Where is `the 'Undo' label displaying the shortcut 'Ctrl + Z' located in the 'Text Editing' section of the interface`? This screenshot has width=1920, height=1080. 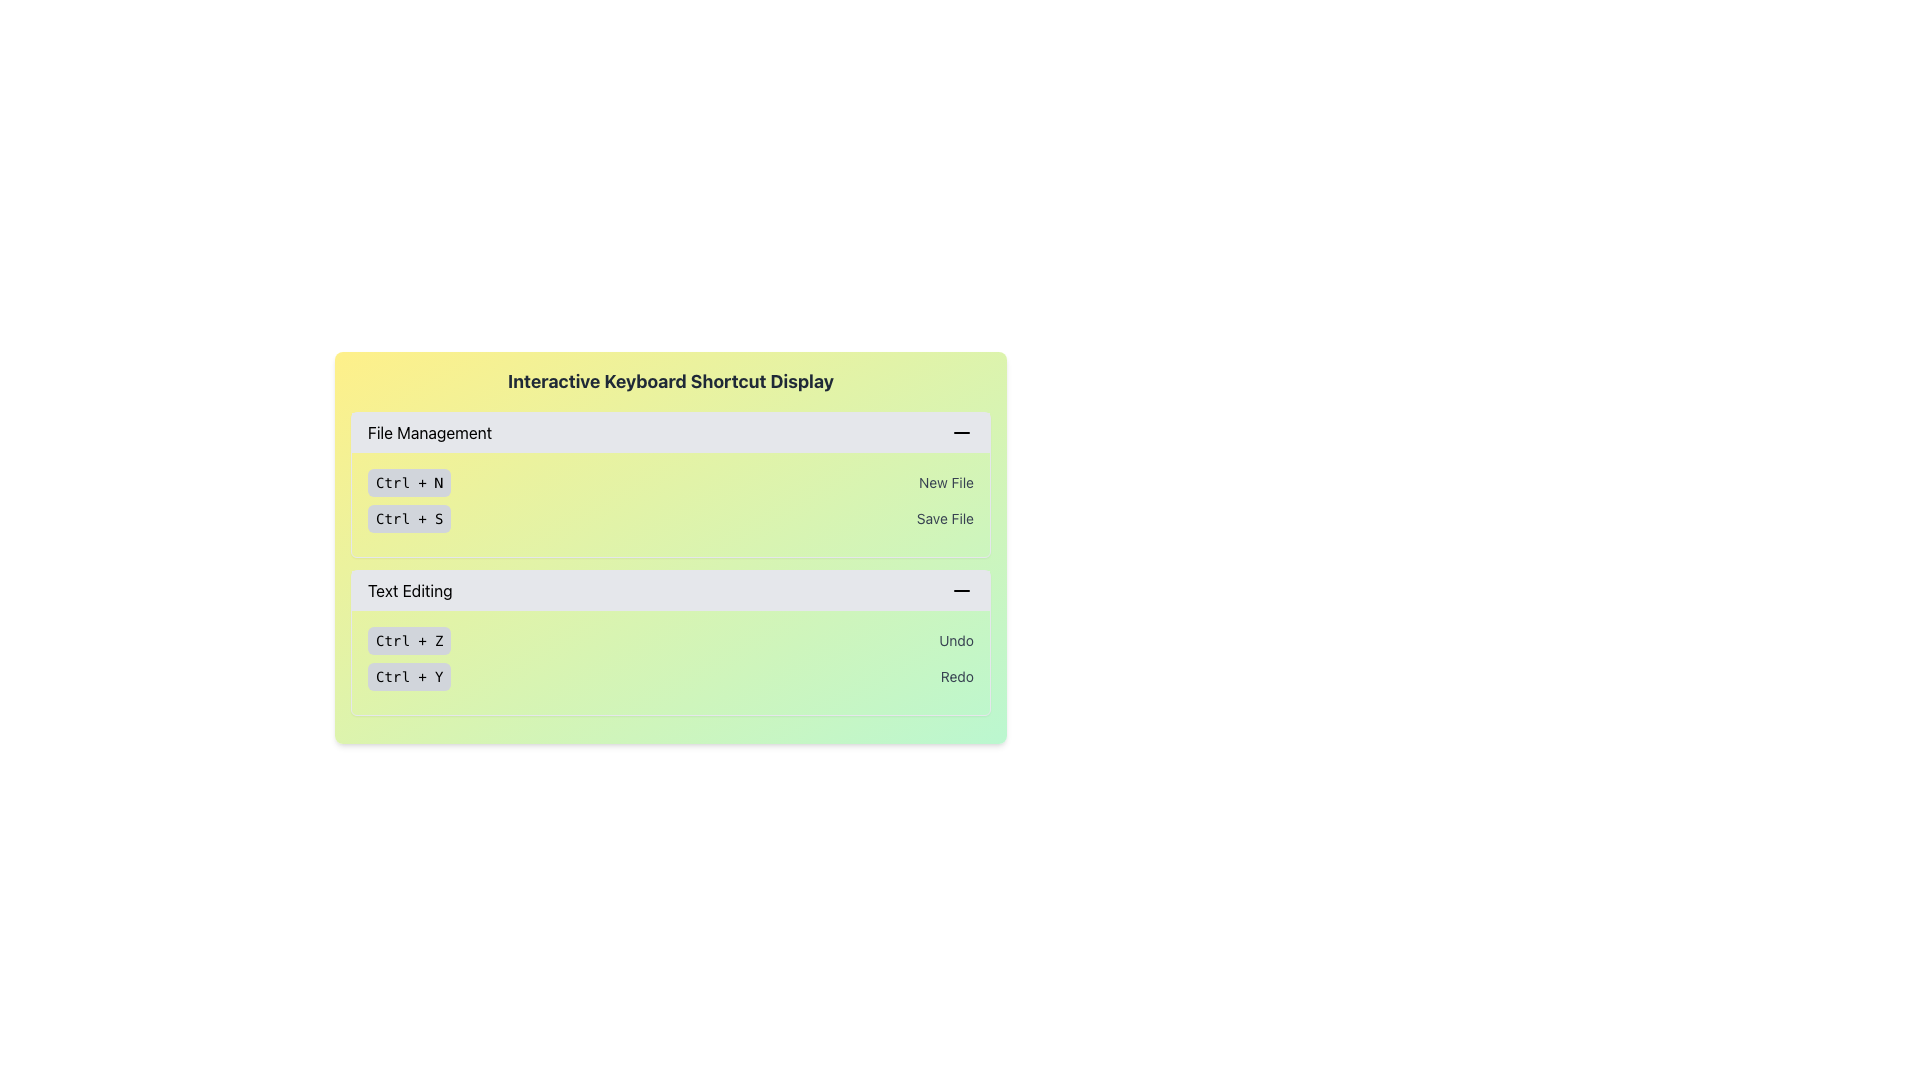
the 'Undo' label displaying the shortcut 'Ctrl + Z' located in the 'Text Editing' section of the interface is located at coordinates (408, 640).